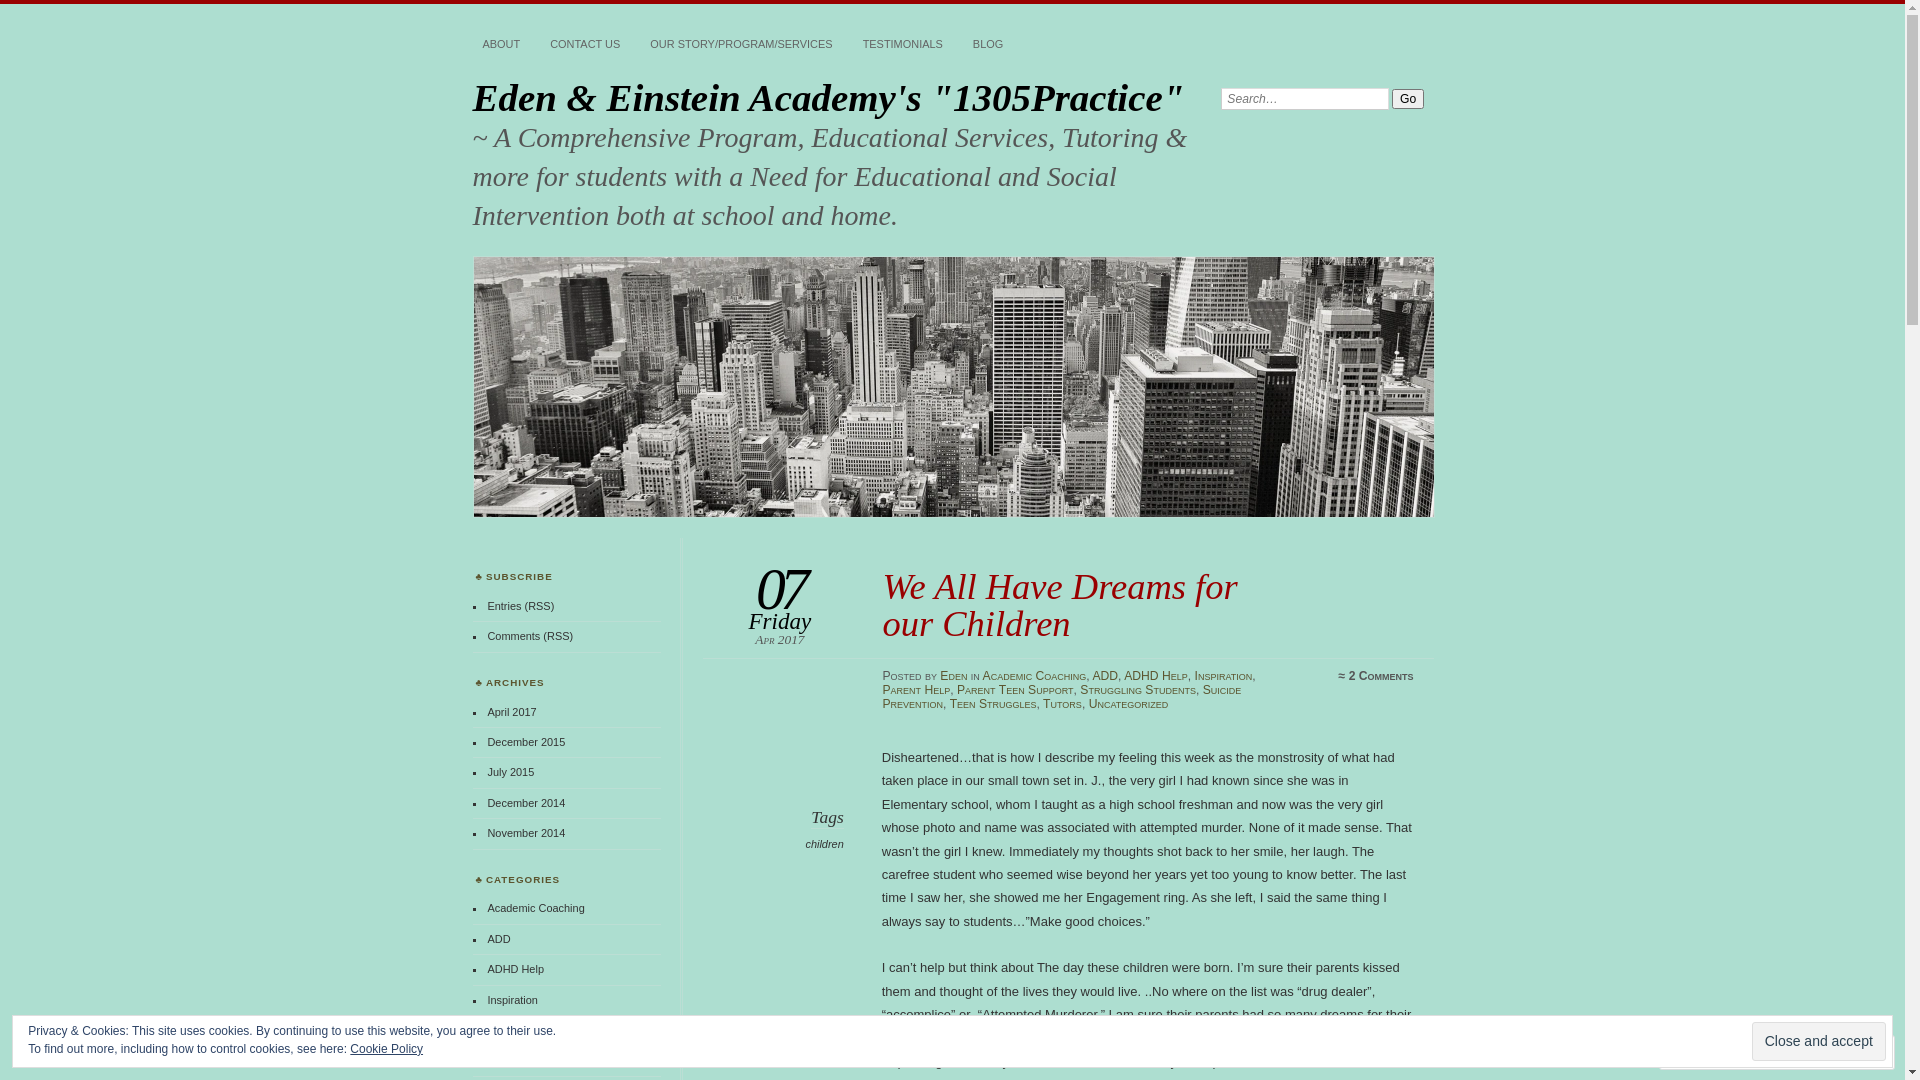 The width and height of the screenshot is (1920, 1080). What do you see at coordinates (510, 770) in the screenshot?
I see `'July 2015'` at bounding box center [510, 770].